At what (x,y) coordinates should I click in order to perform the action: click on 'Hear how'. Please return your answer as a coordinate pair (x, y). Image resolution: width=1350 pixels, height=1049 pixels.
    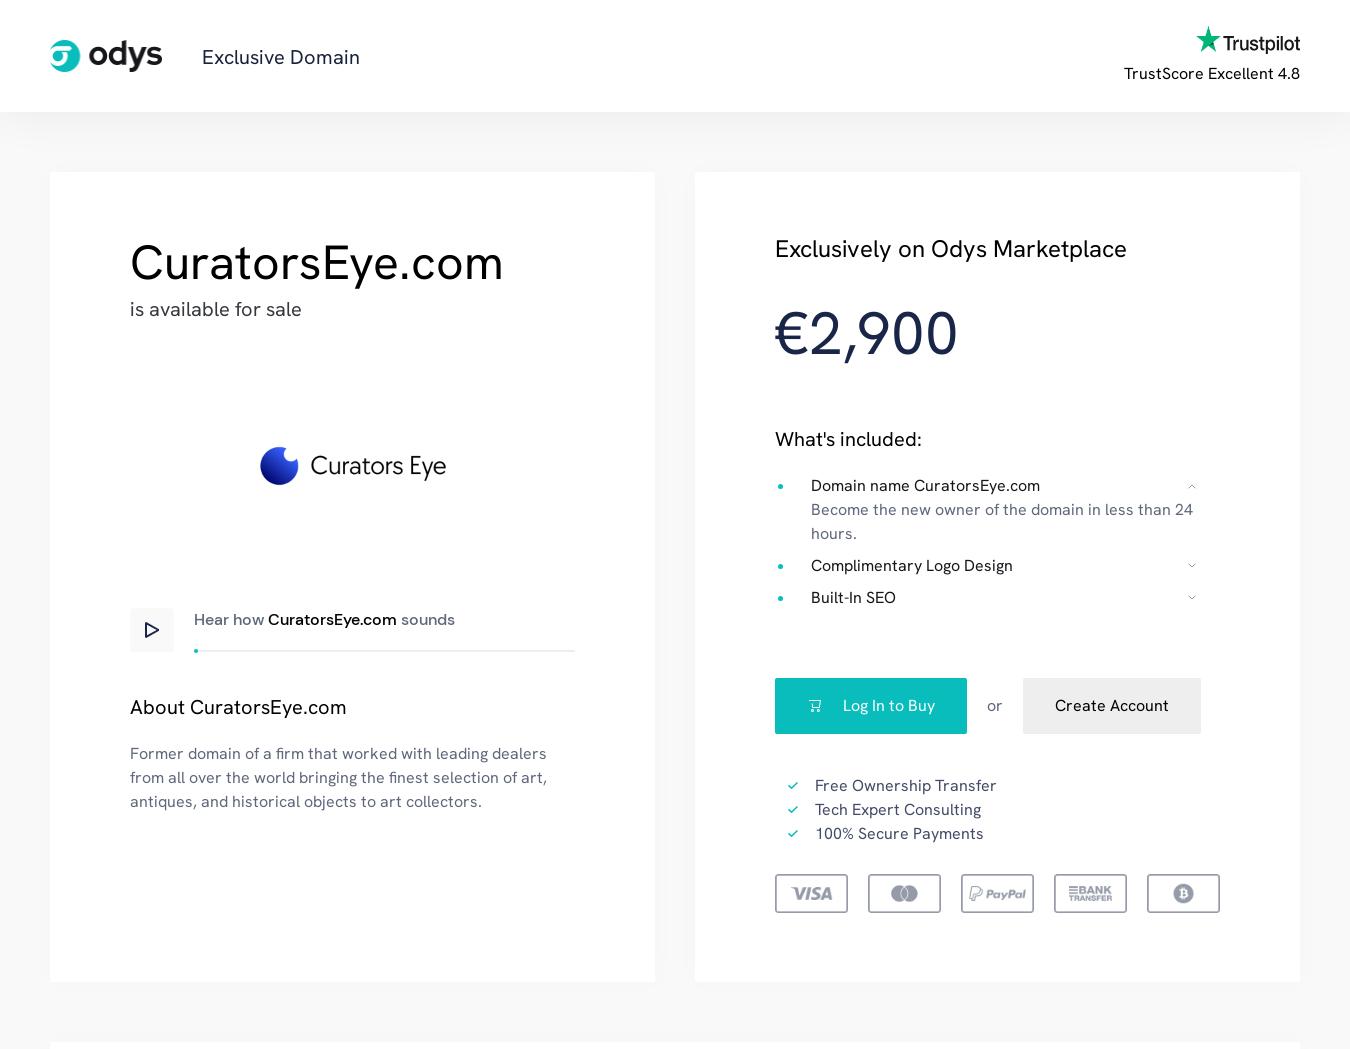
    Looking at the image, I should click on (229, 619).